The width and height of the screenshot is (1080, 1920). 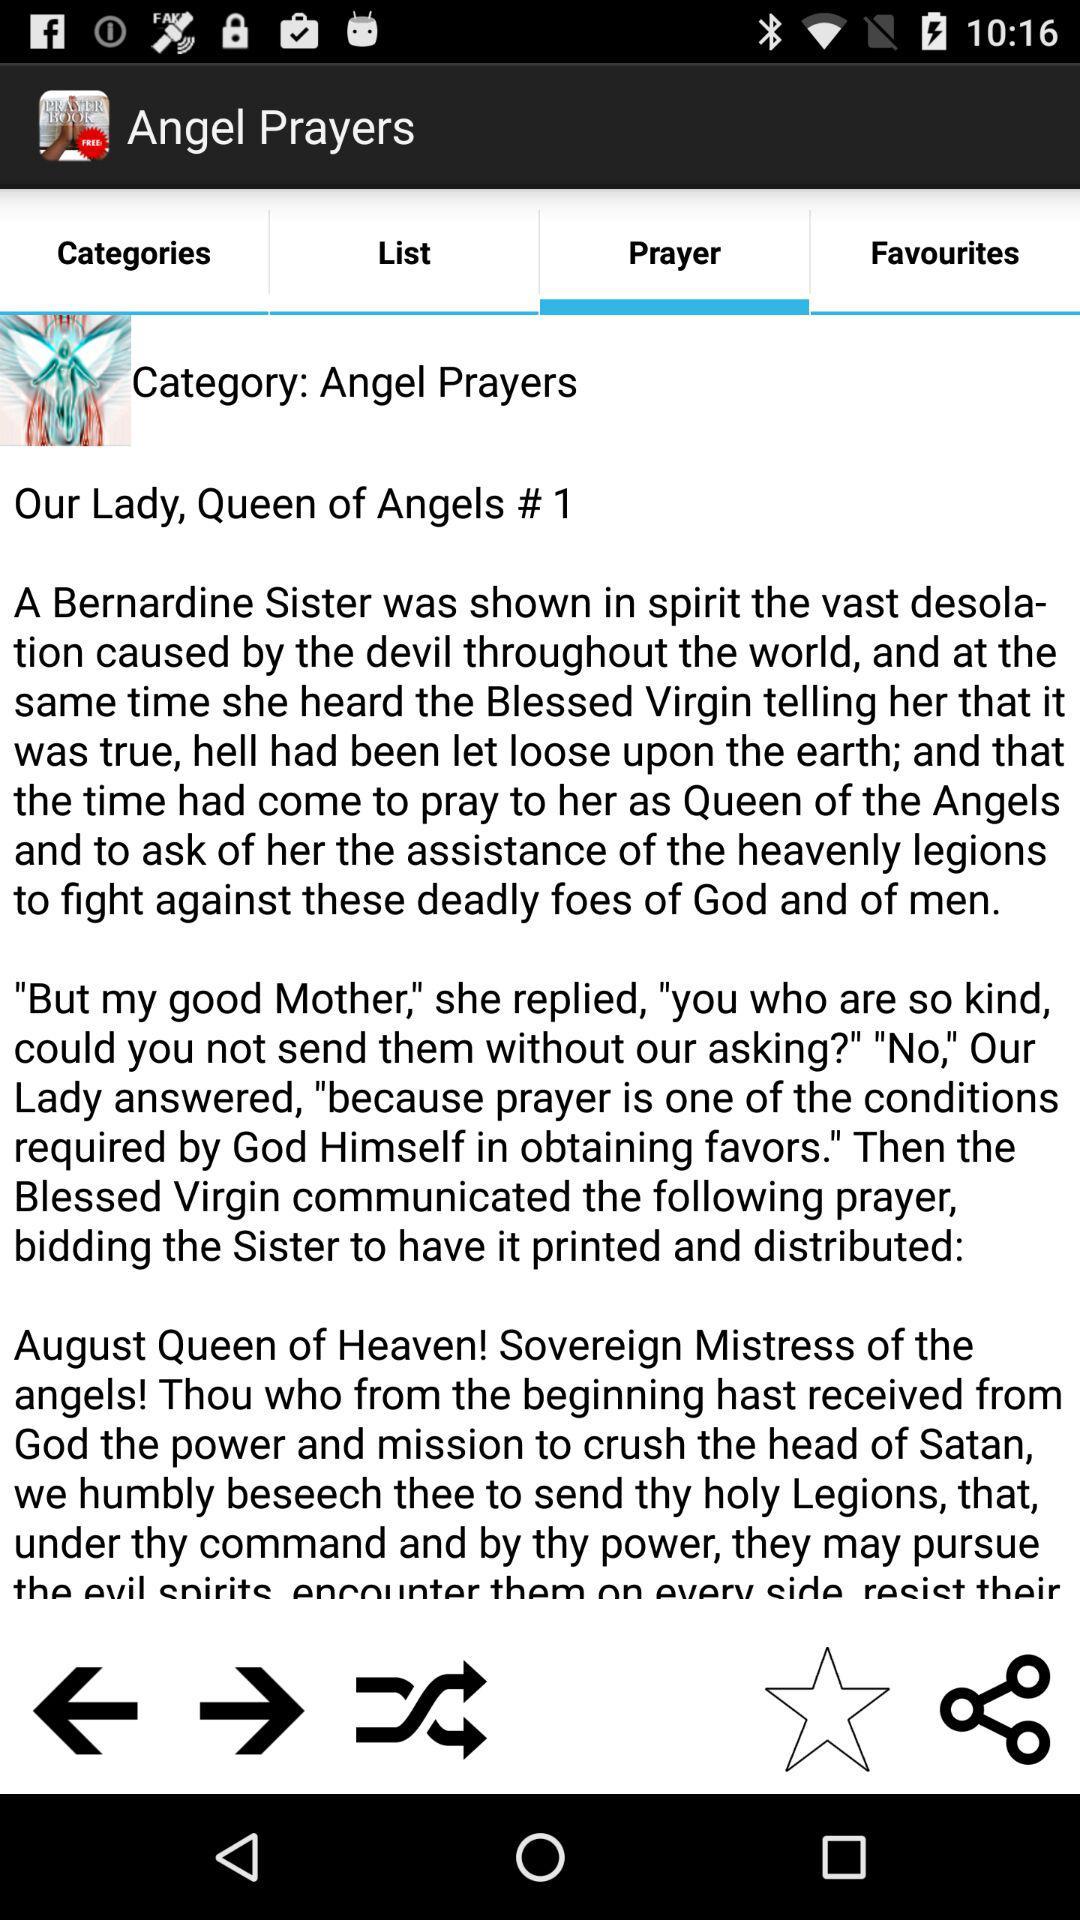 I want to click on back, so click(x=83, y=1708).